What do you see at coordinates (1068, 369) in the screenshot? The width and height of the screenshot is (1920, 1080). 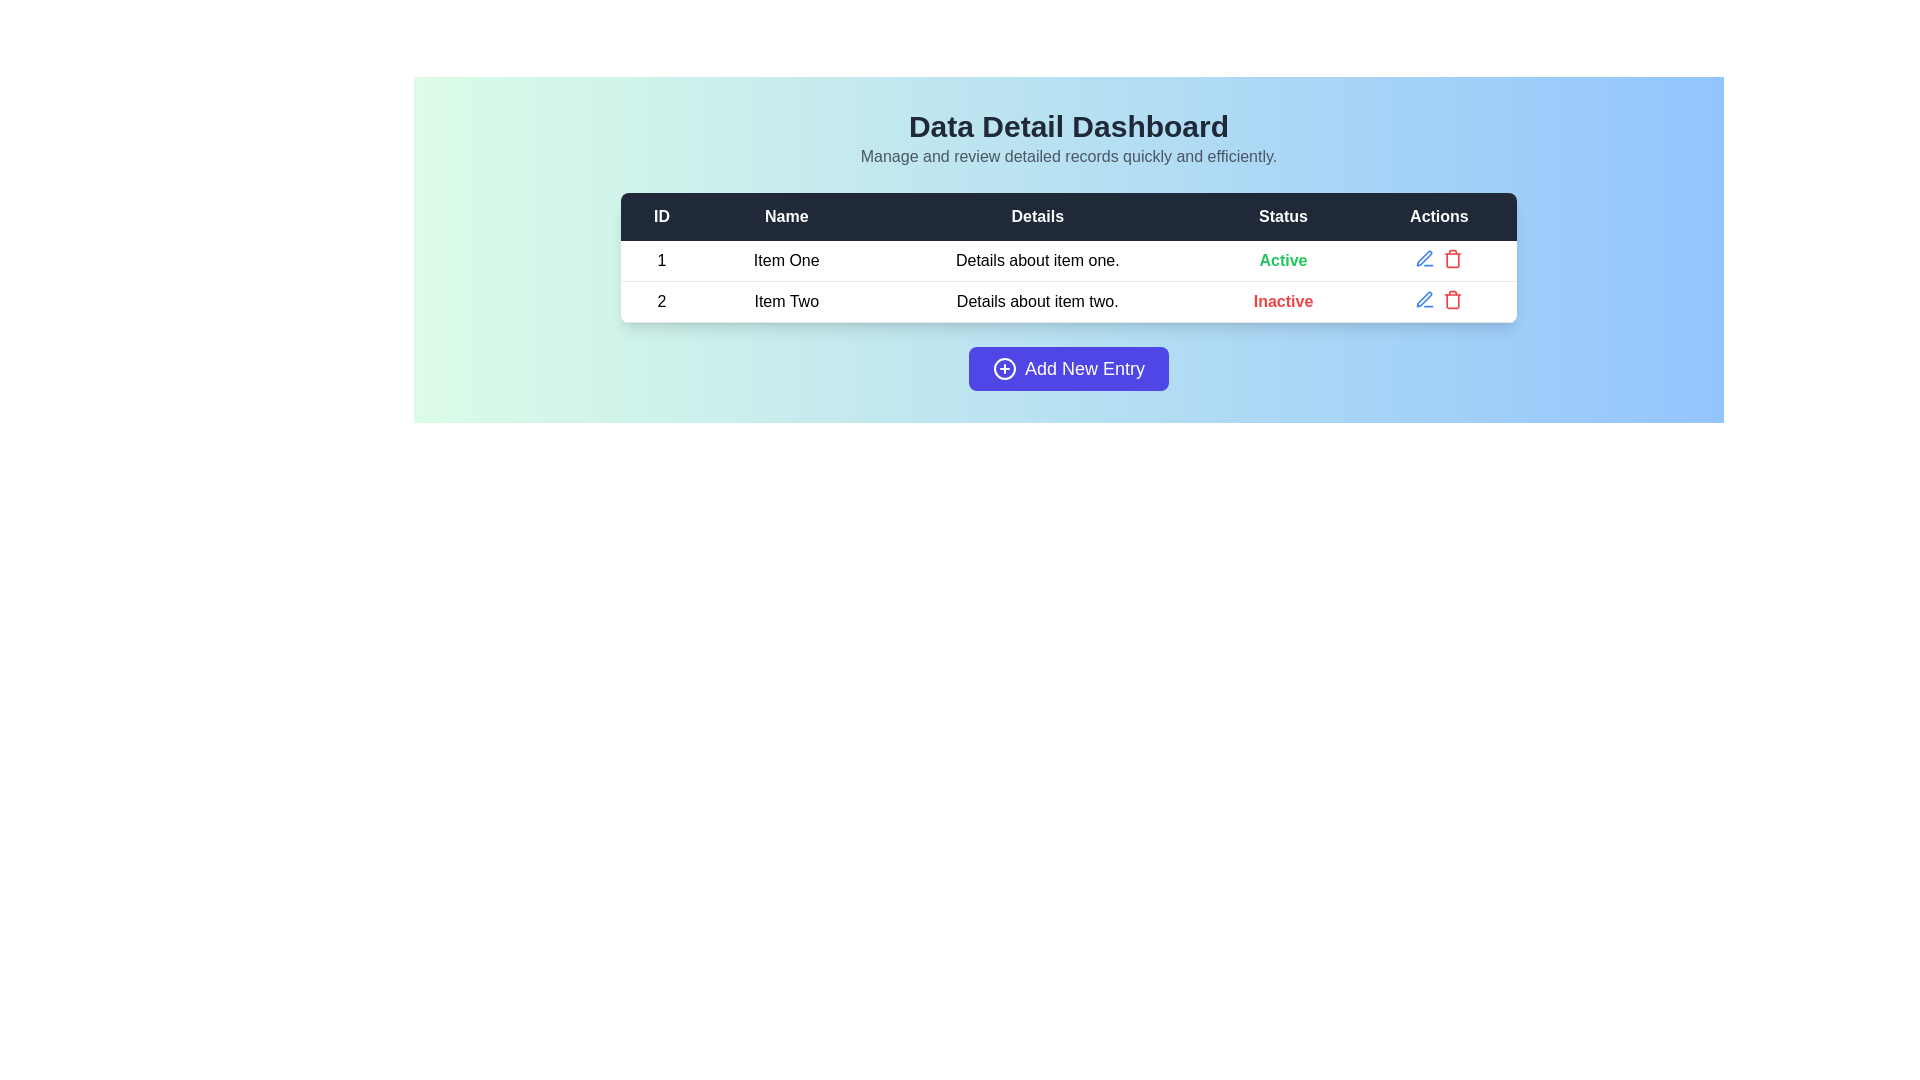 I see `the 'Add New Entry' button with a purple background and rounded corners` at bounding box center [1068, 369].